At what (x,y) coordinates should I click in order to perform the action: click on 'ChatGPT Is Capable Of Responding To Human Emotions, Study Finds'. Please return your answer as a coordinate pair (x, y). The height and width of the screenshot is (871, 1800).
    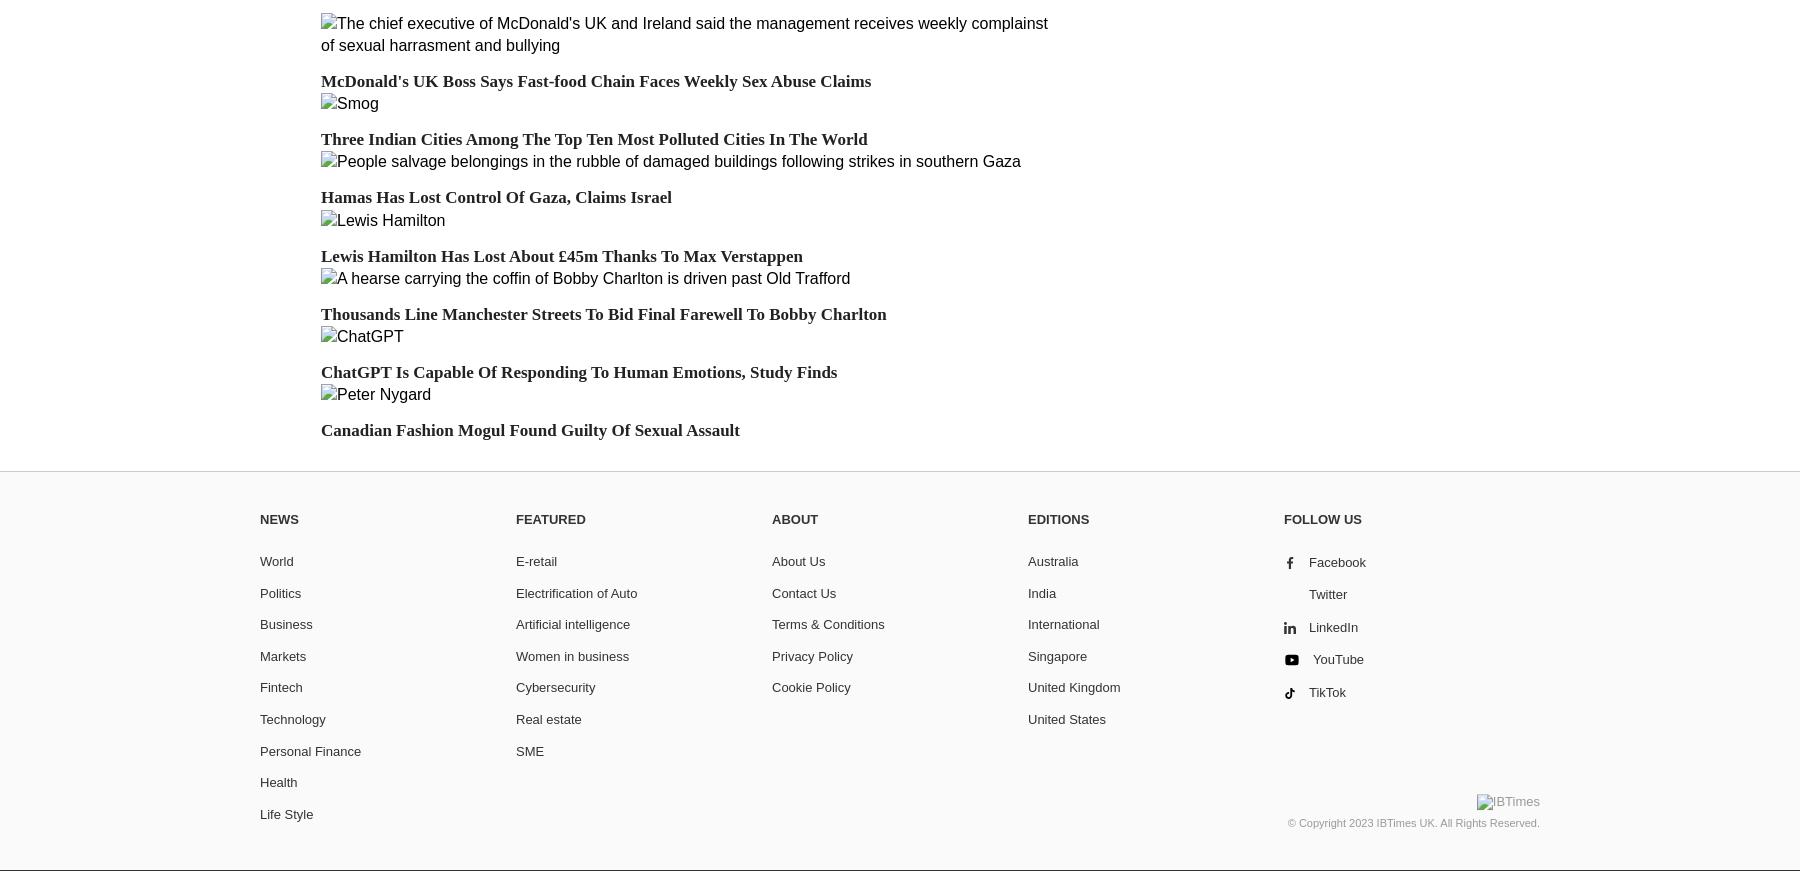
    Looking at the image, I should click on (579, 370).